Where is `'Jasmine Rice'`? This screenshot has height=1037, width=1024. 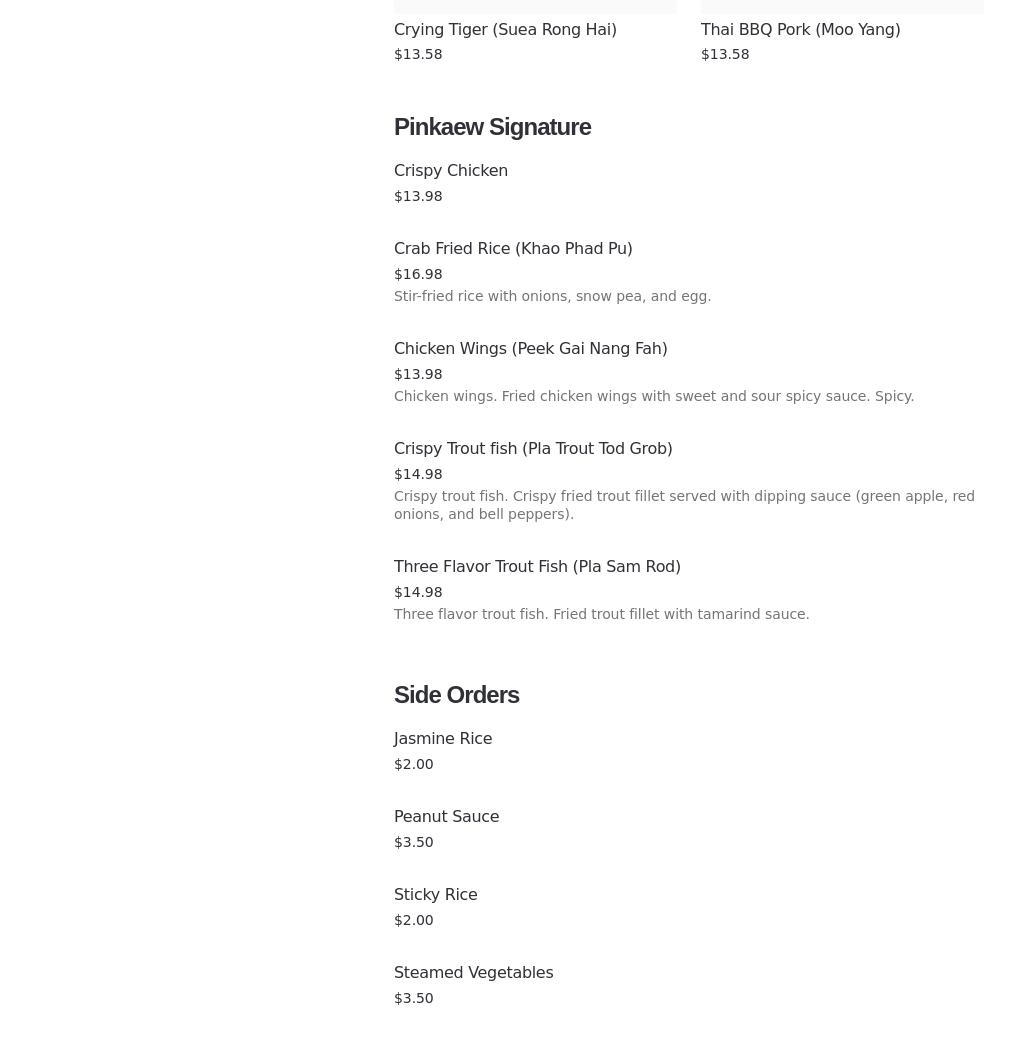 'Jasmine Rice' is located at coordinates (442, 738).